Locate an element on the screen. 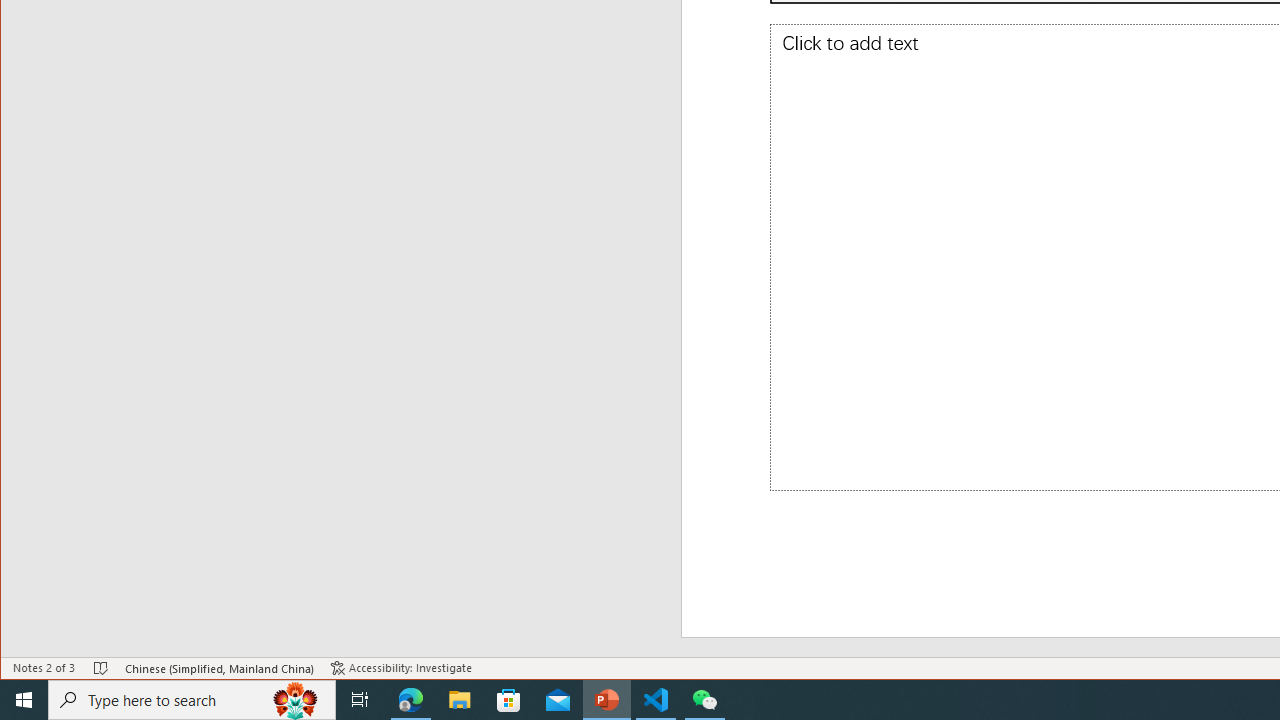 This screenshot has width=1280, height=720. 'Microsoft Edge - 1 running window' is located at coordinates (410, 698).